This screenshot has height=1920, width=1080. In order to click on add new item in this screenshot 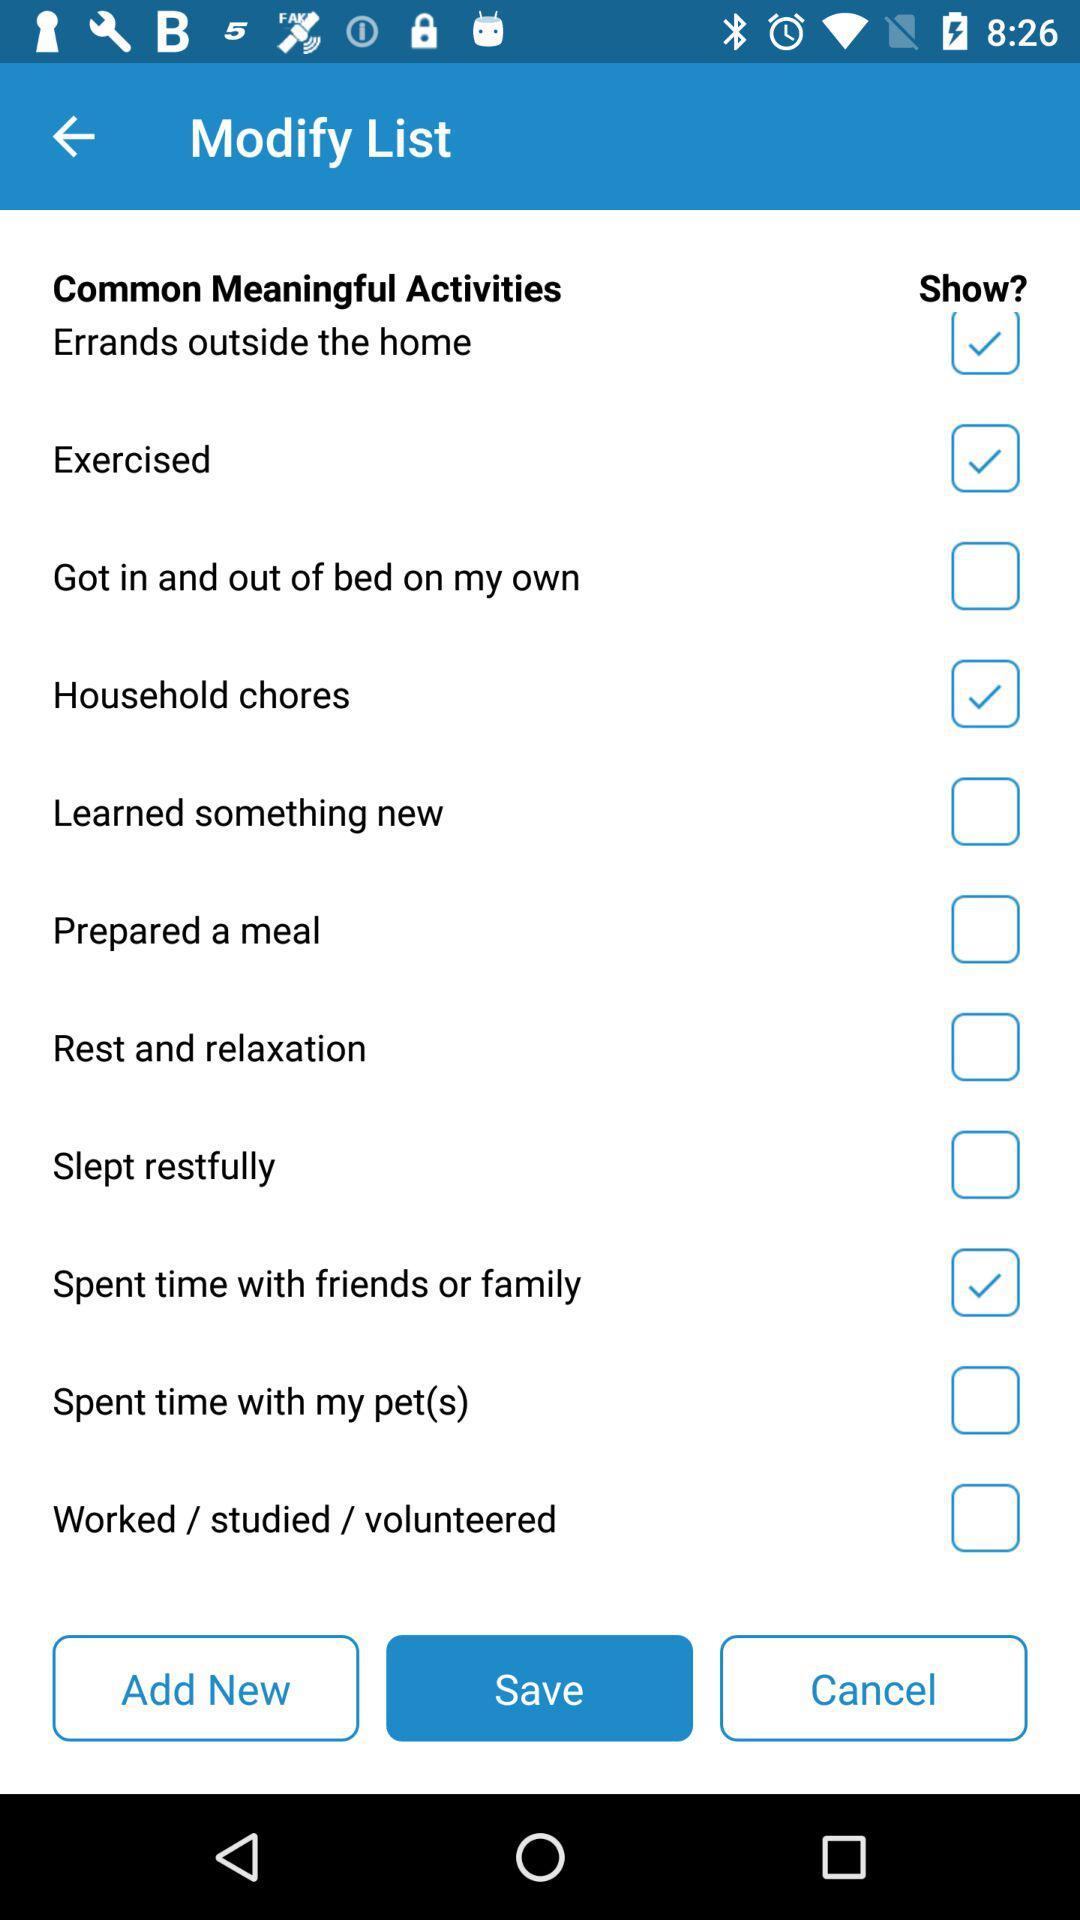, I will do `click(205, 1687)`.